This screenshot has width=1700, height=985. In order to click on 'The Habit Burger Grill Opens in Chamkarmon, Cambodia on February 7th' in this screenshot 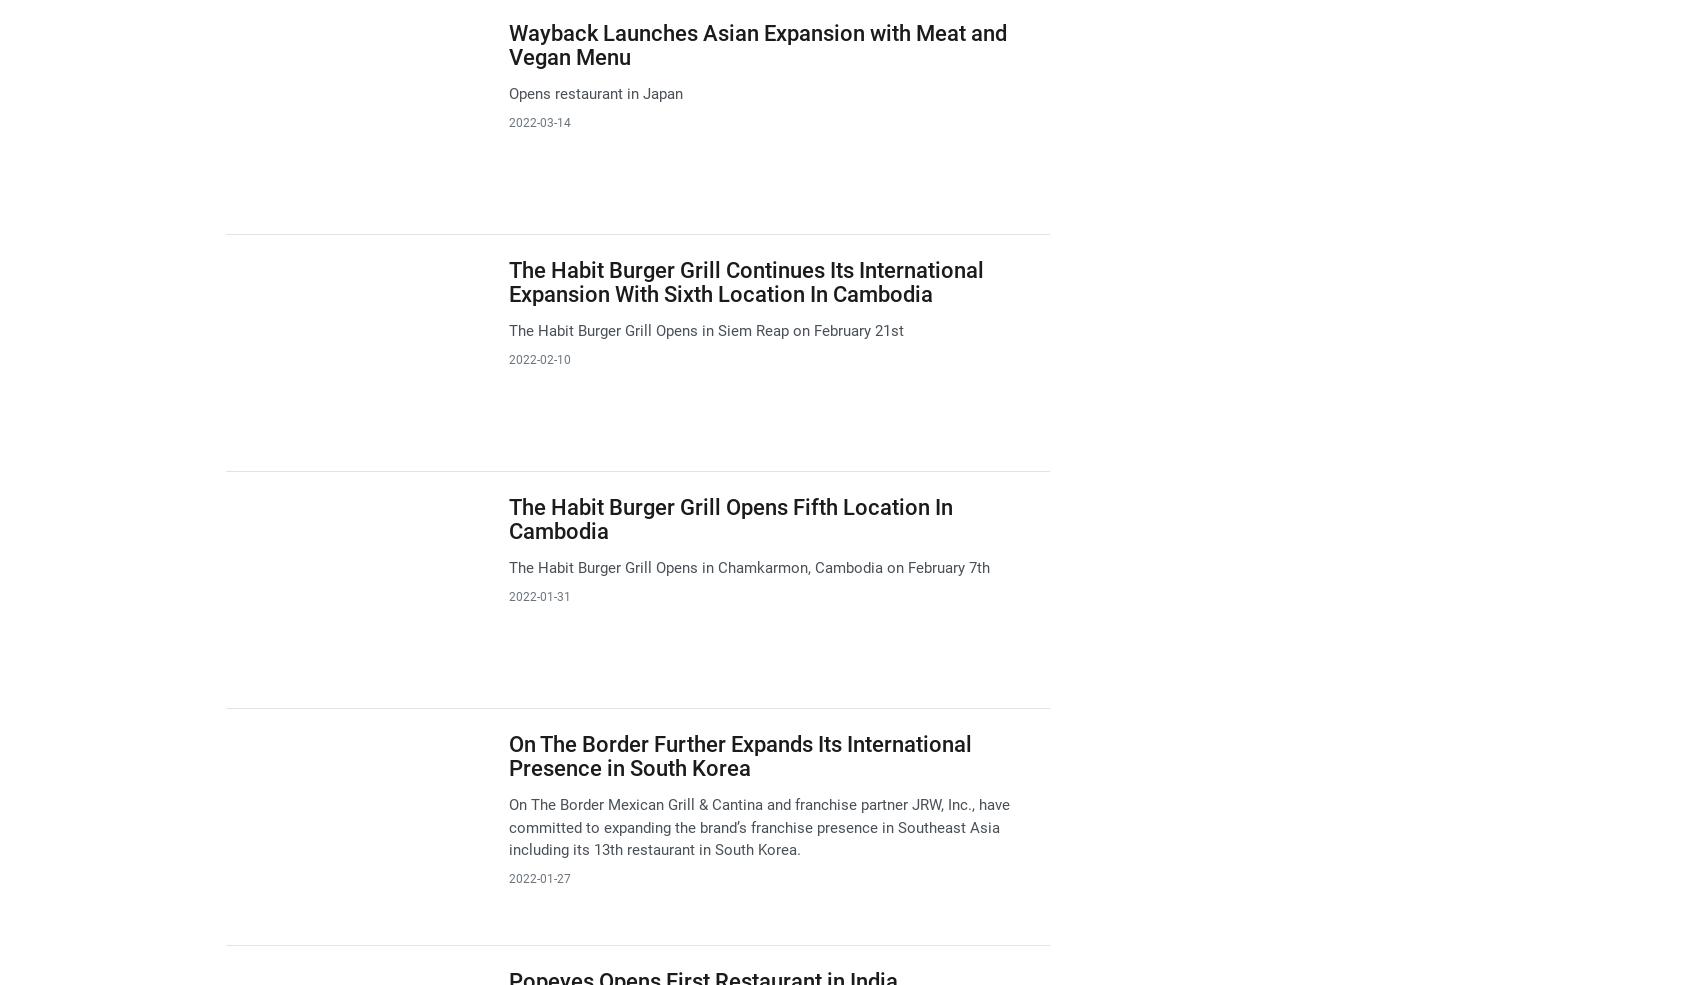, I will do `click(747, 567)`.